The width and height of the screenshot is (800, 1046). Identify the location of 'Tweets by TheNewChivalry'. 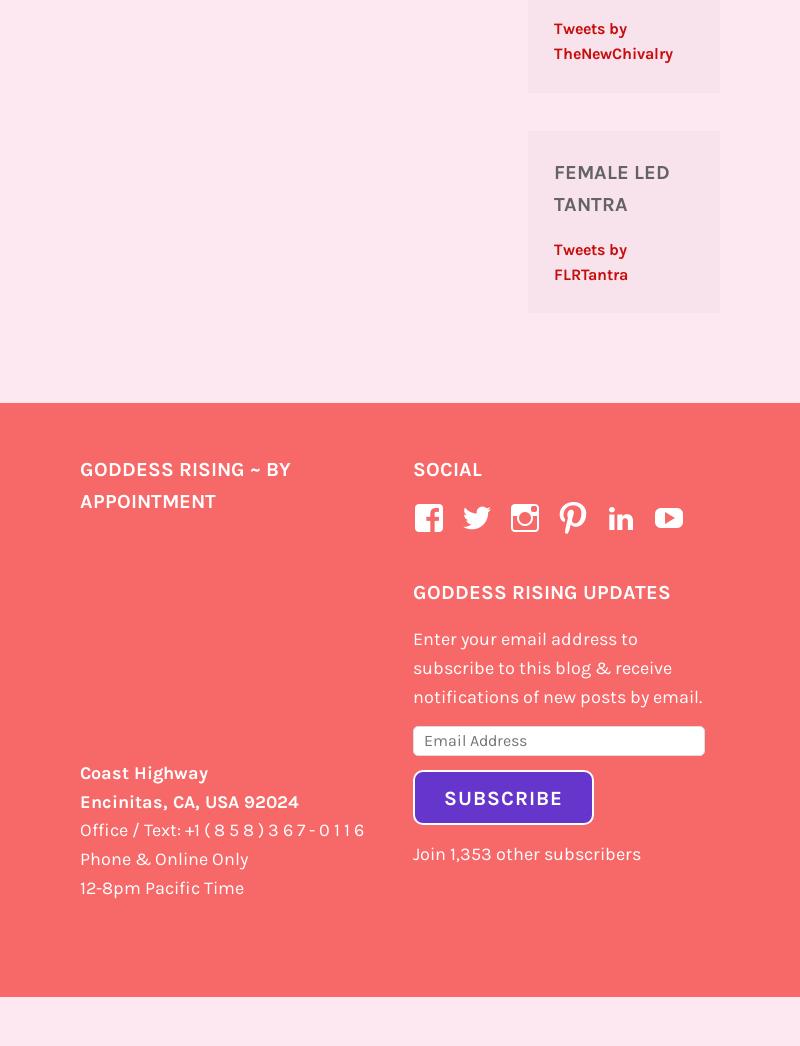
(612, 39).